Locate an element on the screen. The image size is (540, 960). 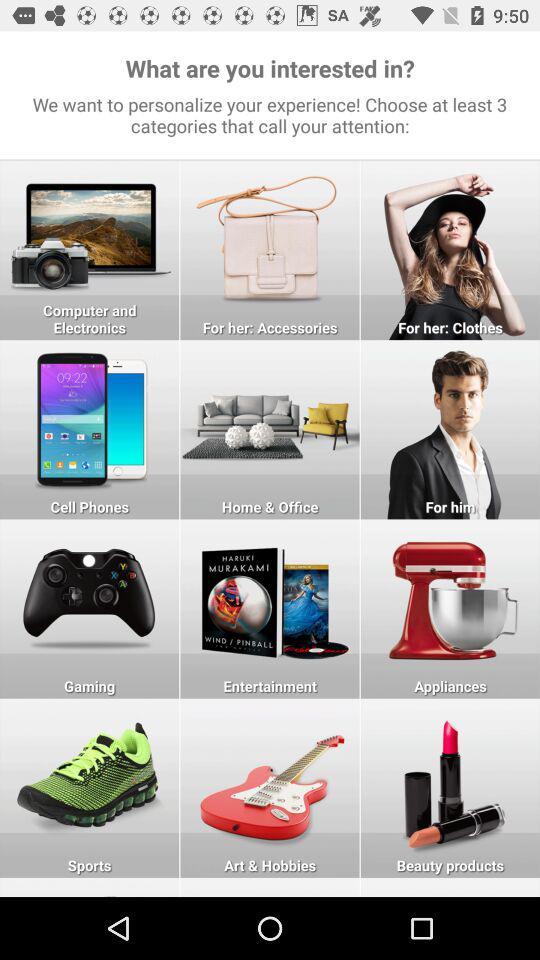
beauty product section is located at coordinates (450, 788).